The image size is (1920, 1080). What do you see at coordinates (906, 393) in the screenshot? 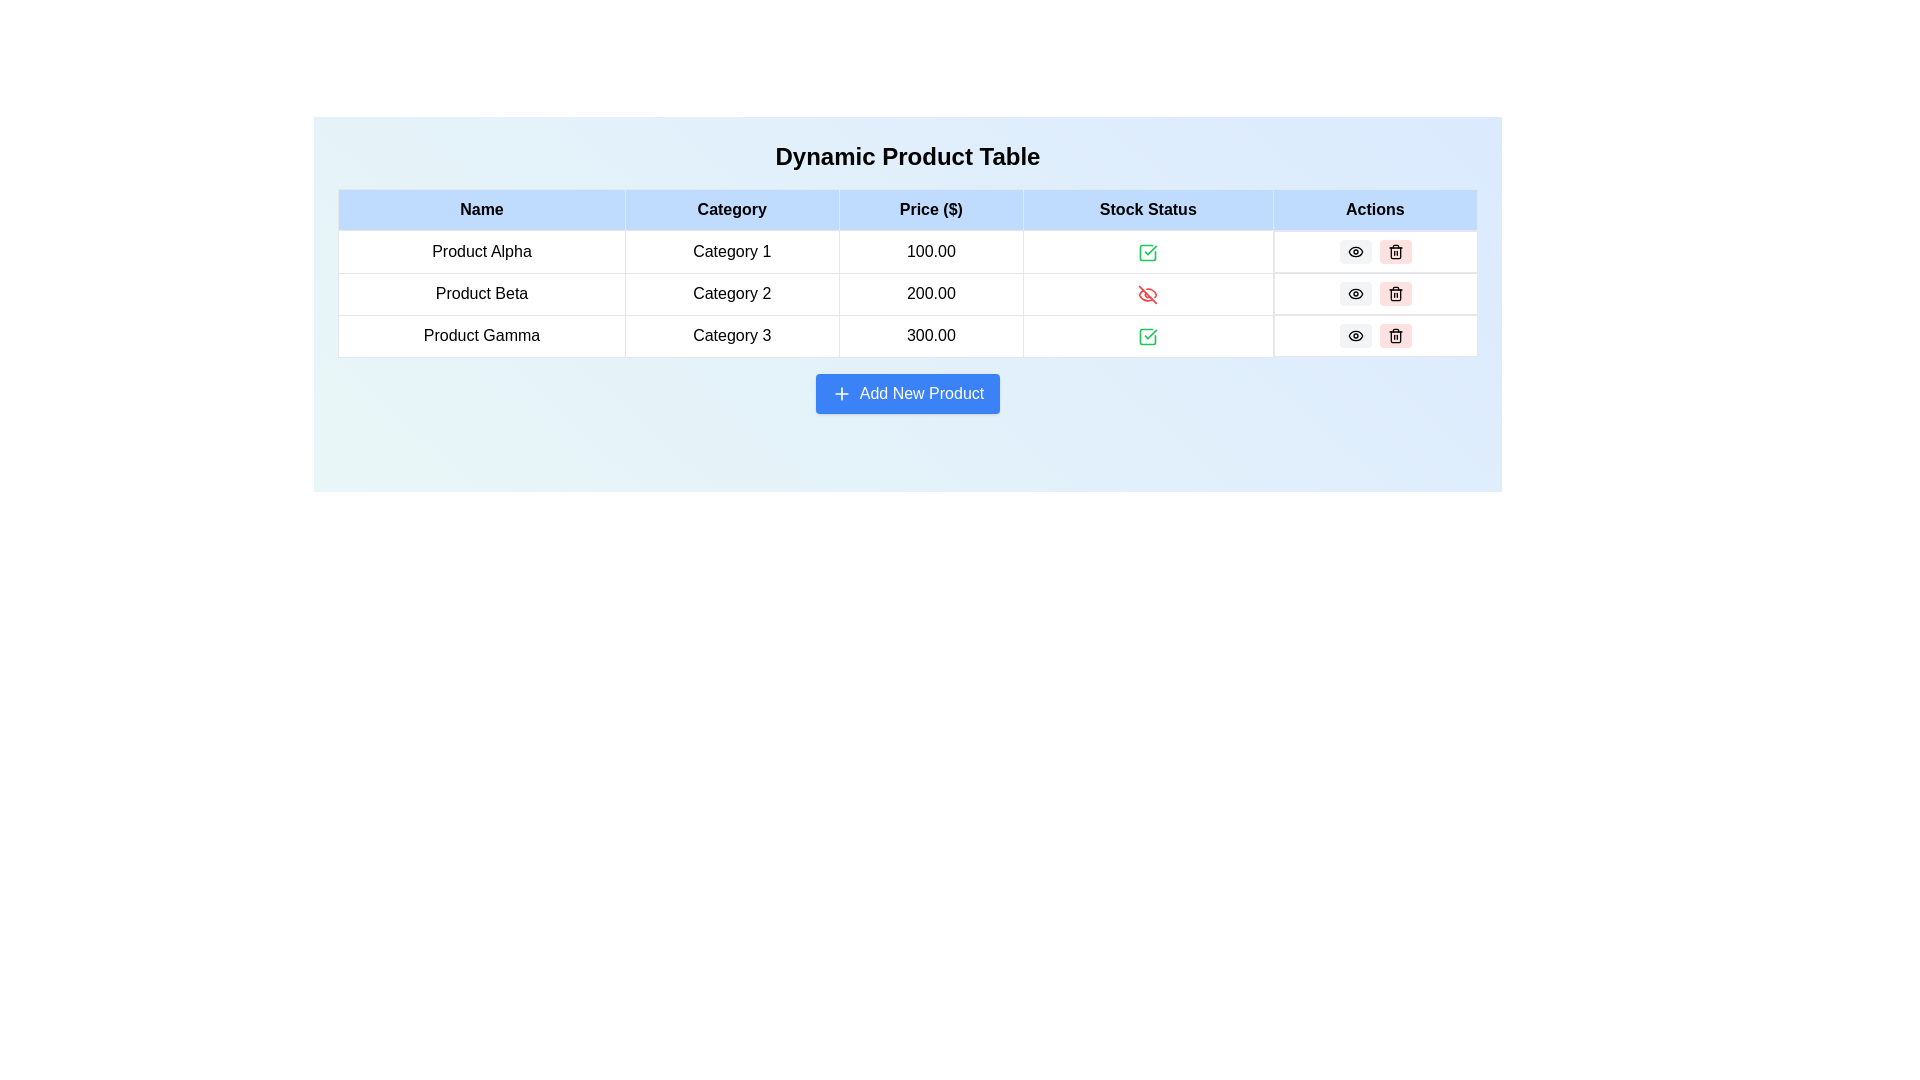
I see `the 'Add New Product' button, which is a blue rectangular button with rounded corners, located at the bottom of the 'Dynamic Product Table' interface, to observe hover effects` at bounding box center [906, 393].